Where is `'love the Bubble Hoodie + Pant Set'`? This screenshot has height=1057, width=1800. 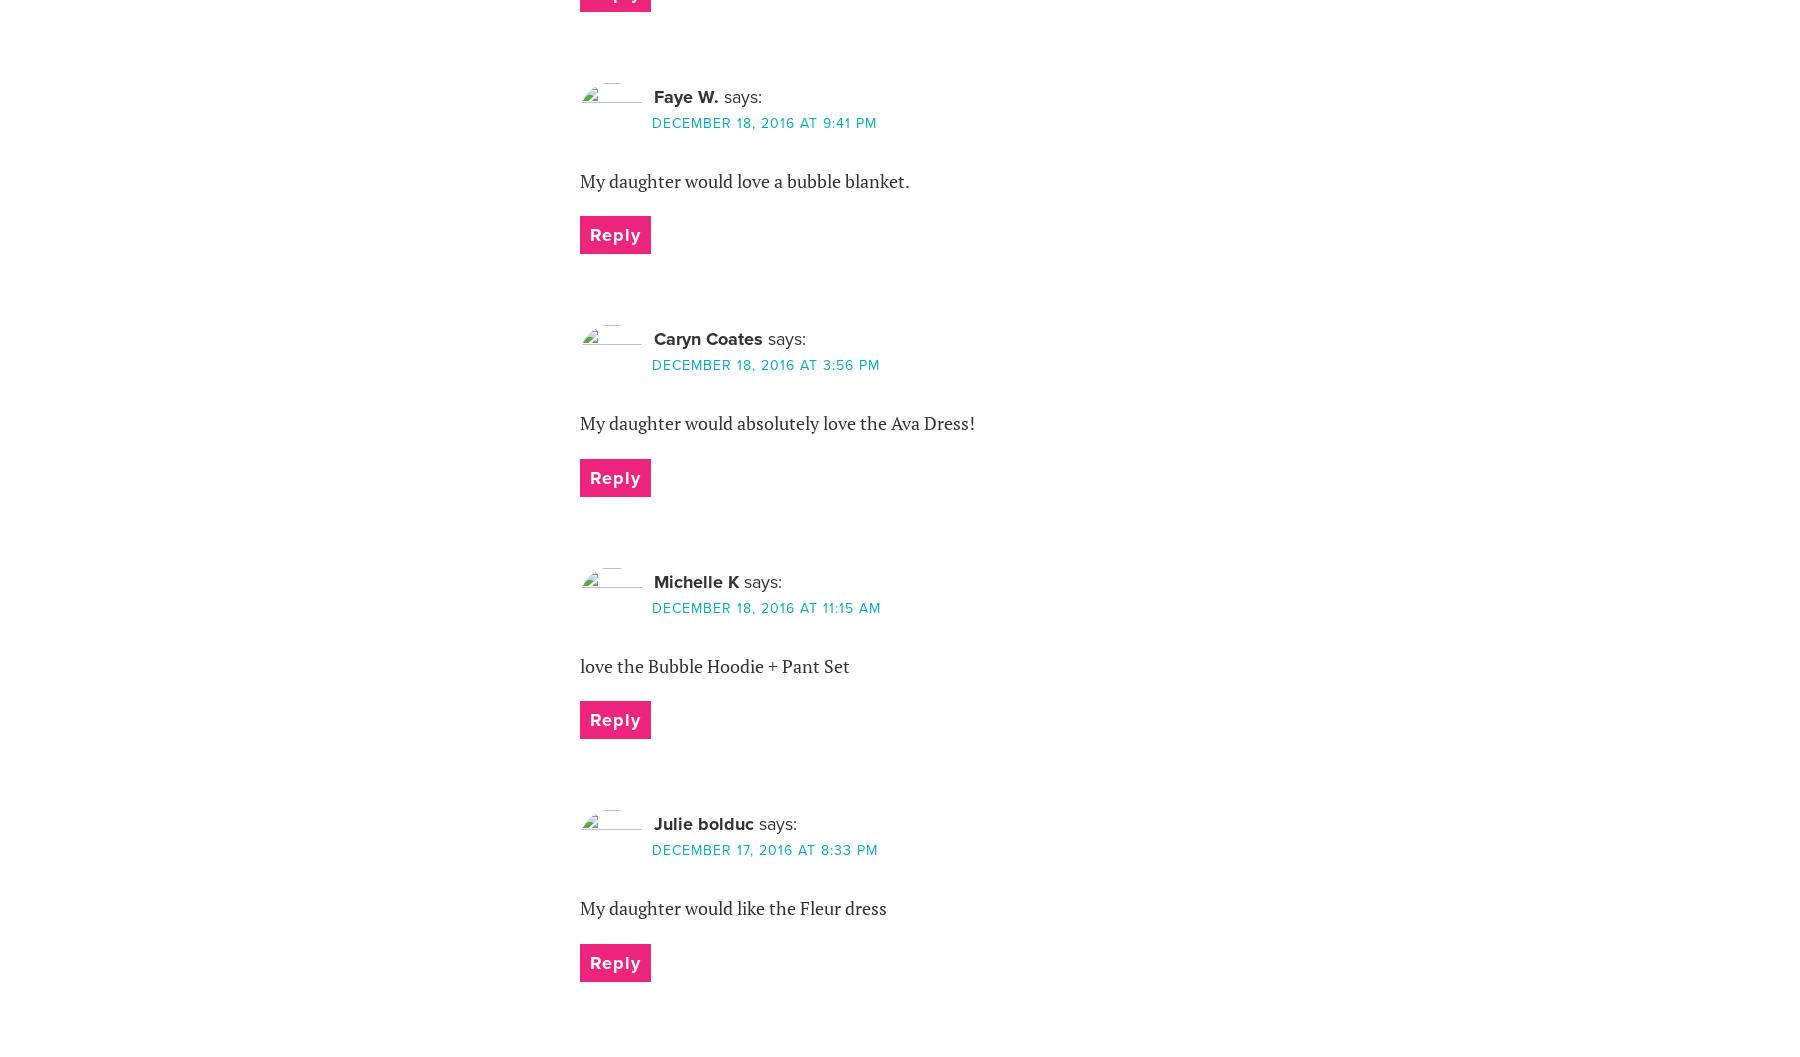
'love the Bubble Hoodie + Pant Set' is located at coordinates (579, 664).